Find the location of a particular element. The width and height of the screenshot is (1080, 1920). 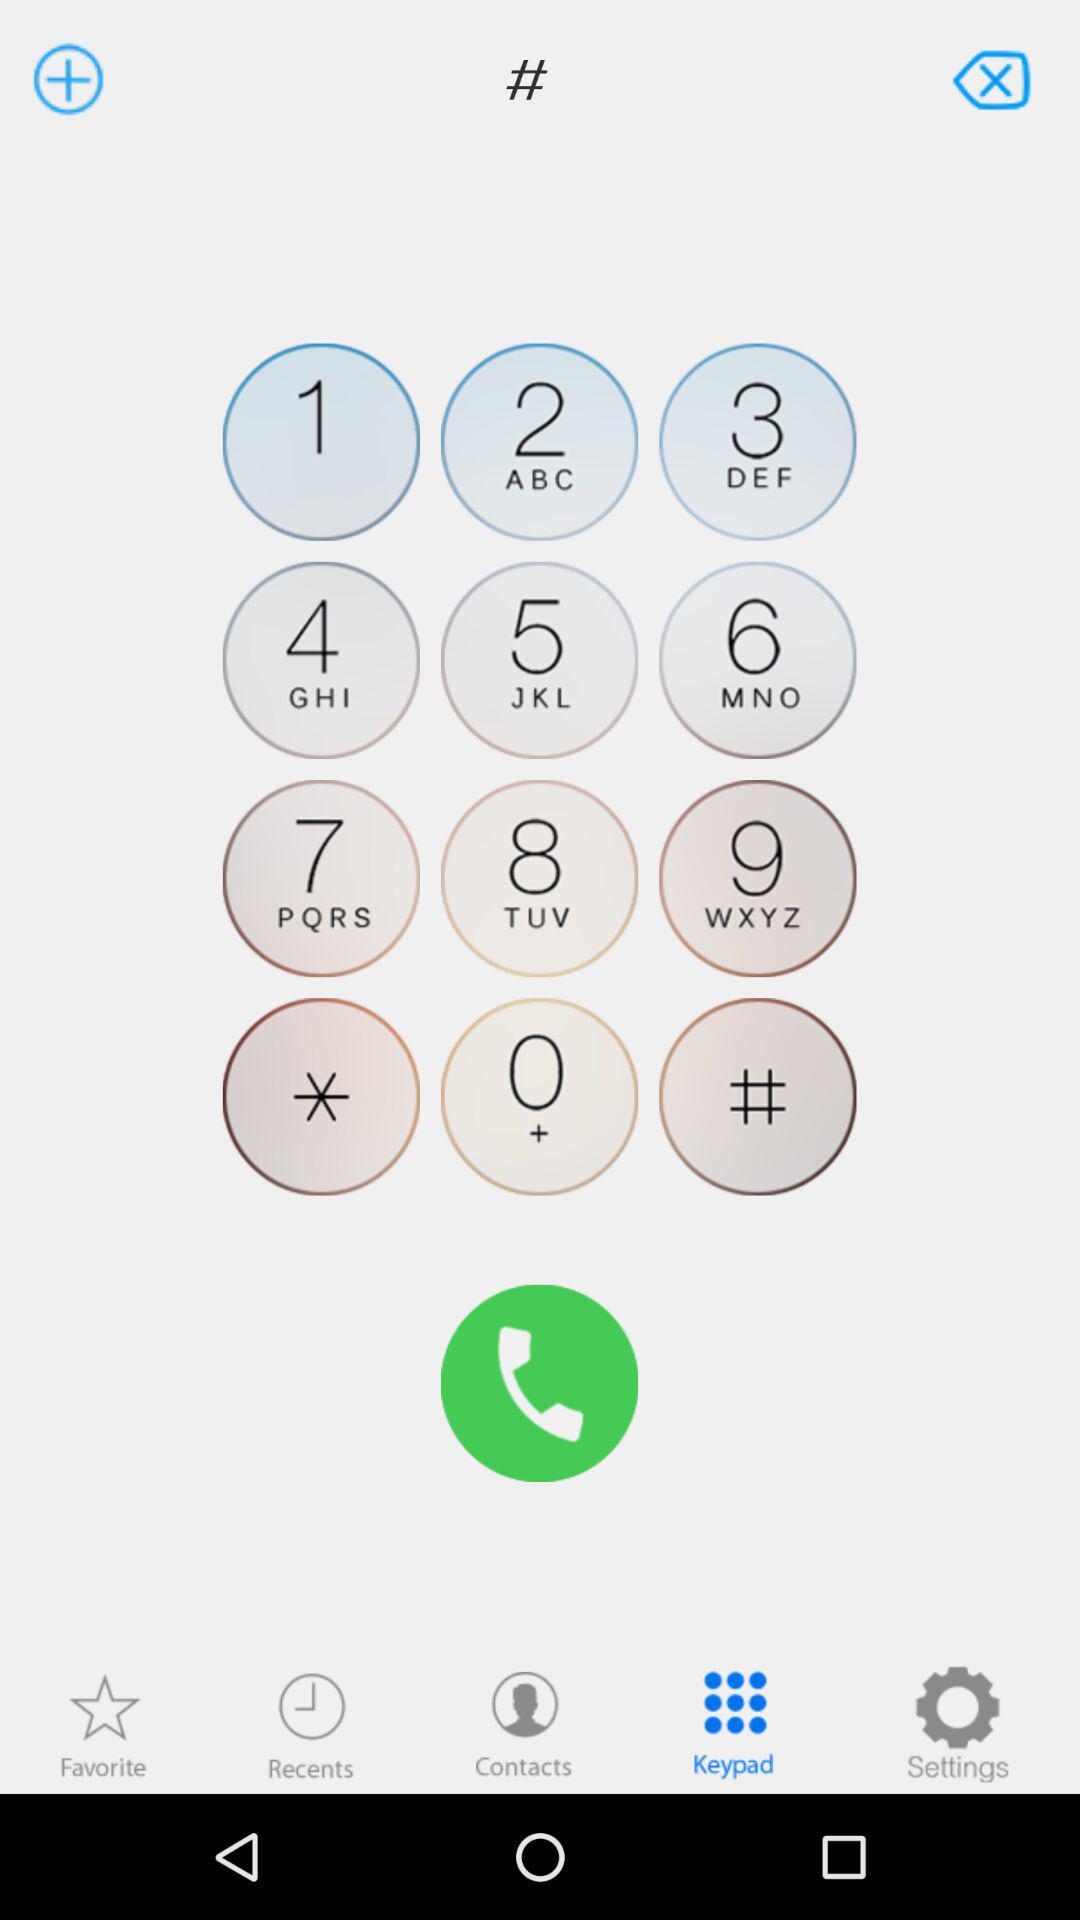

app below the # item is located at coordinates (103, 1723).